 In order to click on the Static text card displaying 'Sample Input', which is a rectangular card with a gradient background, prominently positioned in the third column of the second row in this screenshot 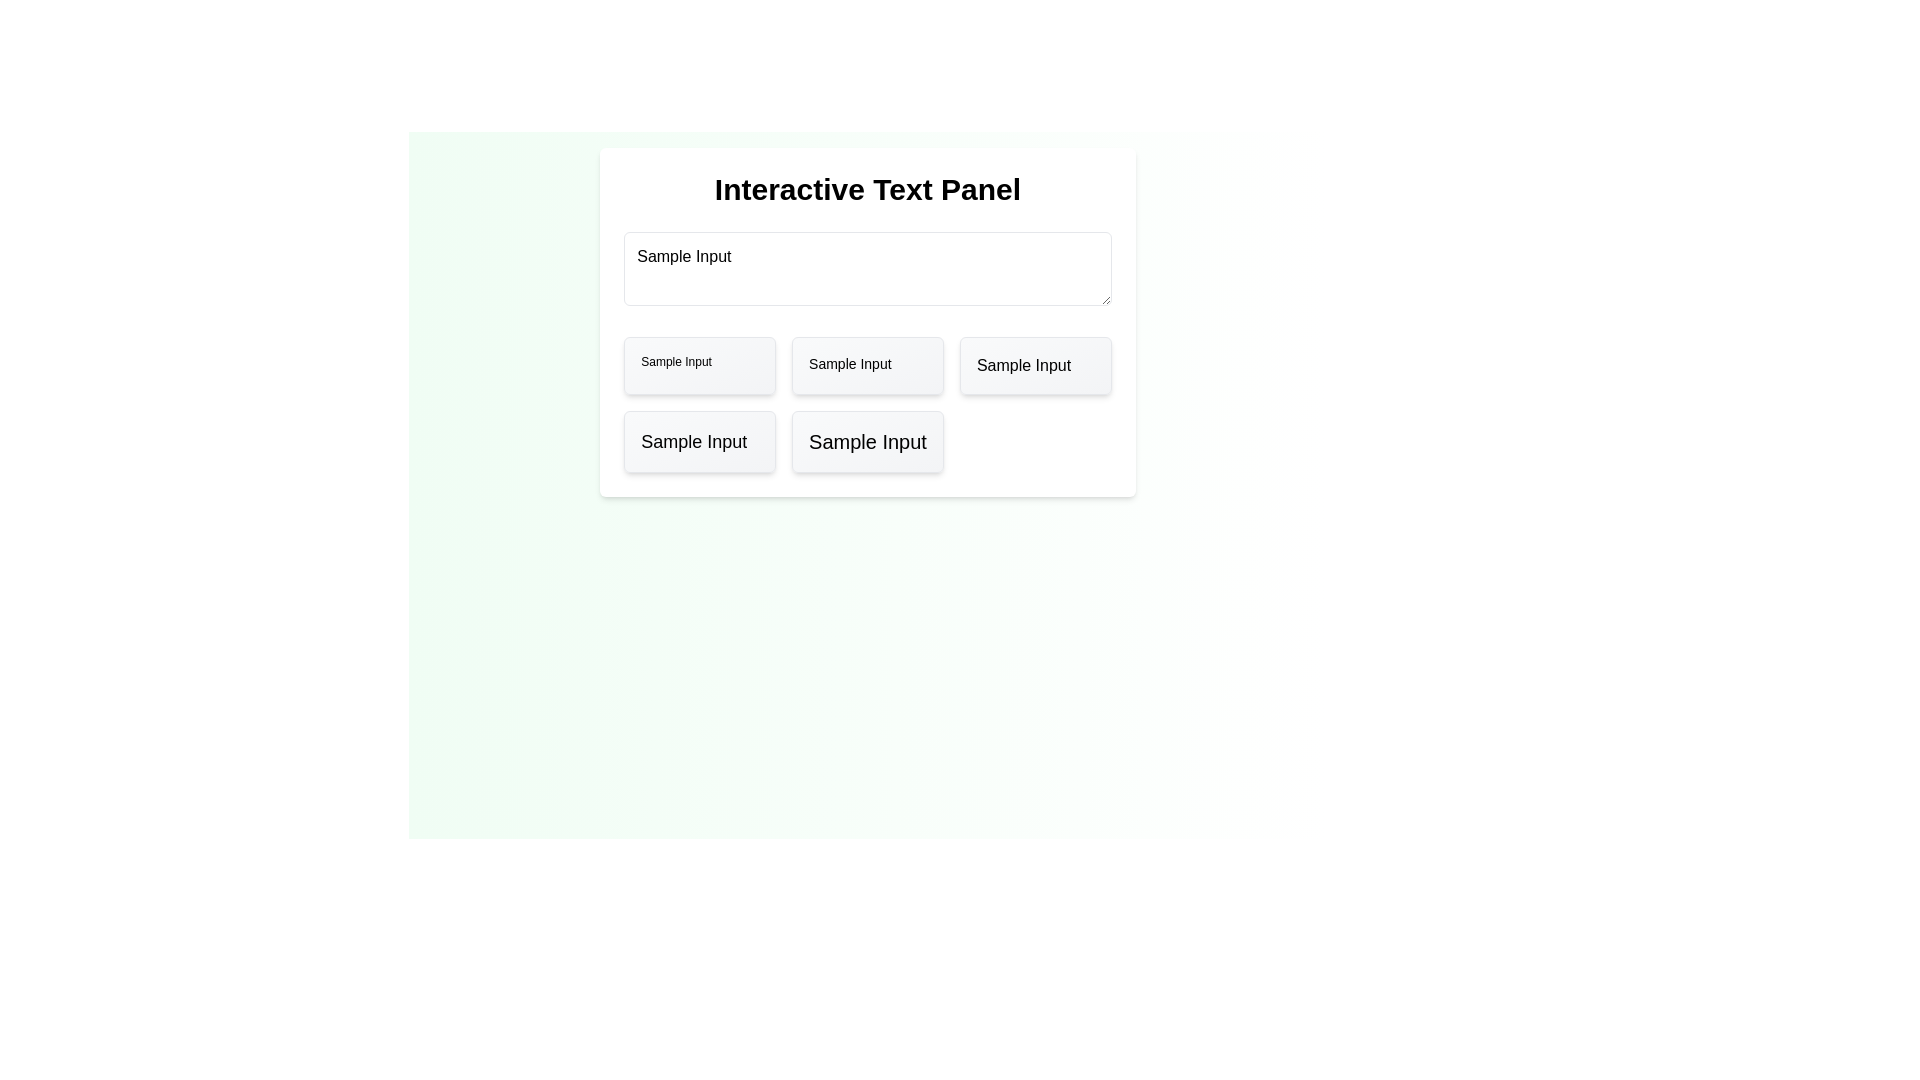, I will do `click(868, 441)`.